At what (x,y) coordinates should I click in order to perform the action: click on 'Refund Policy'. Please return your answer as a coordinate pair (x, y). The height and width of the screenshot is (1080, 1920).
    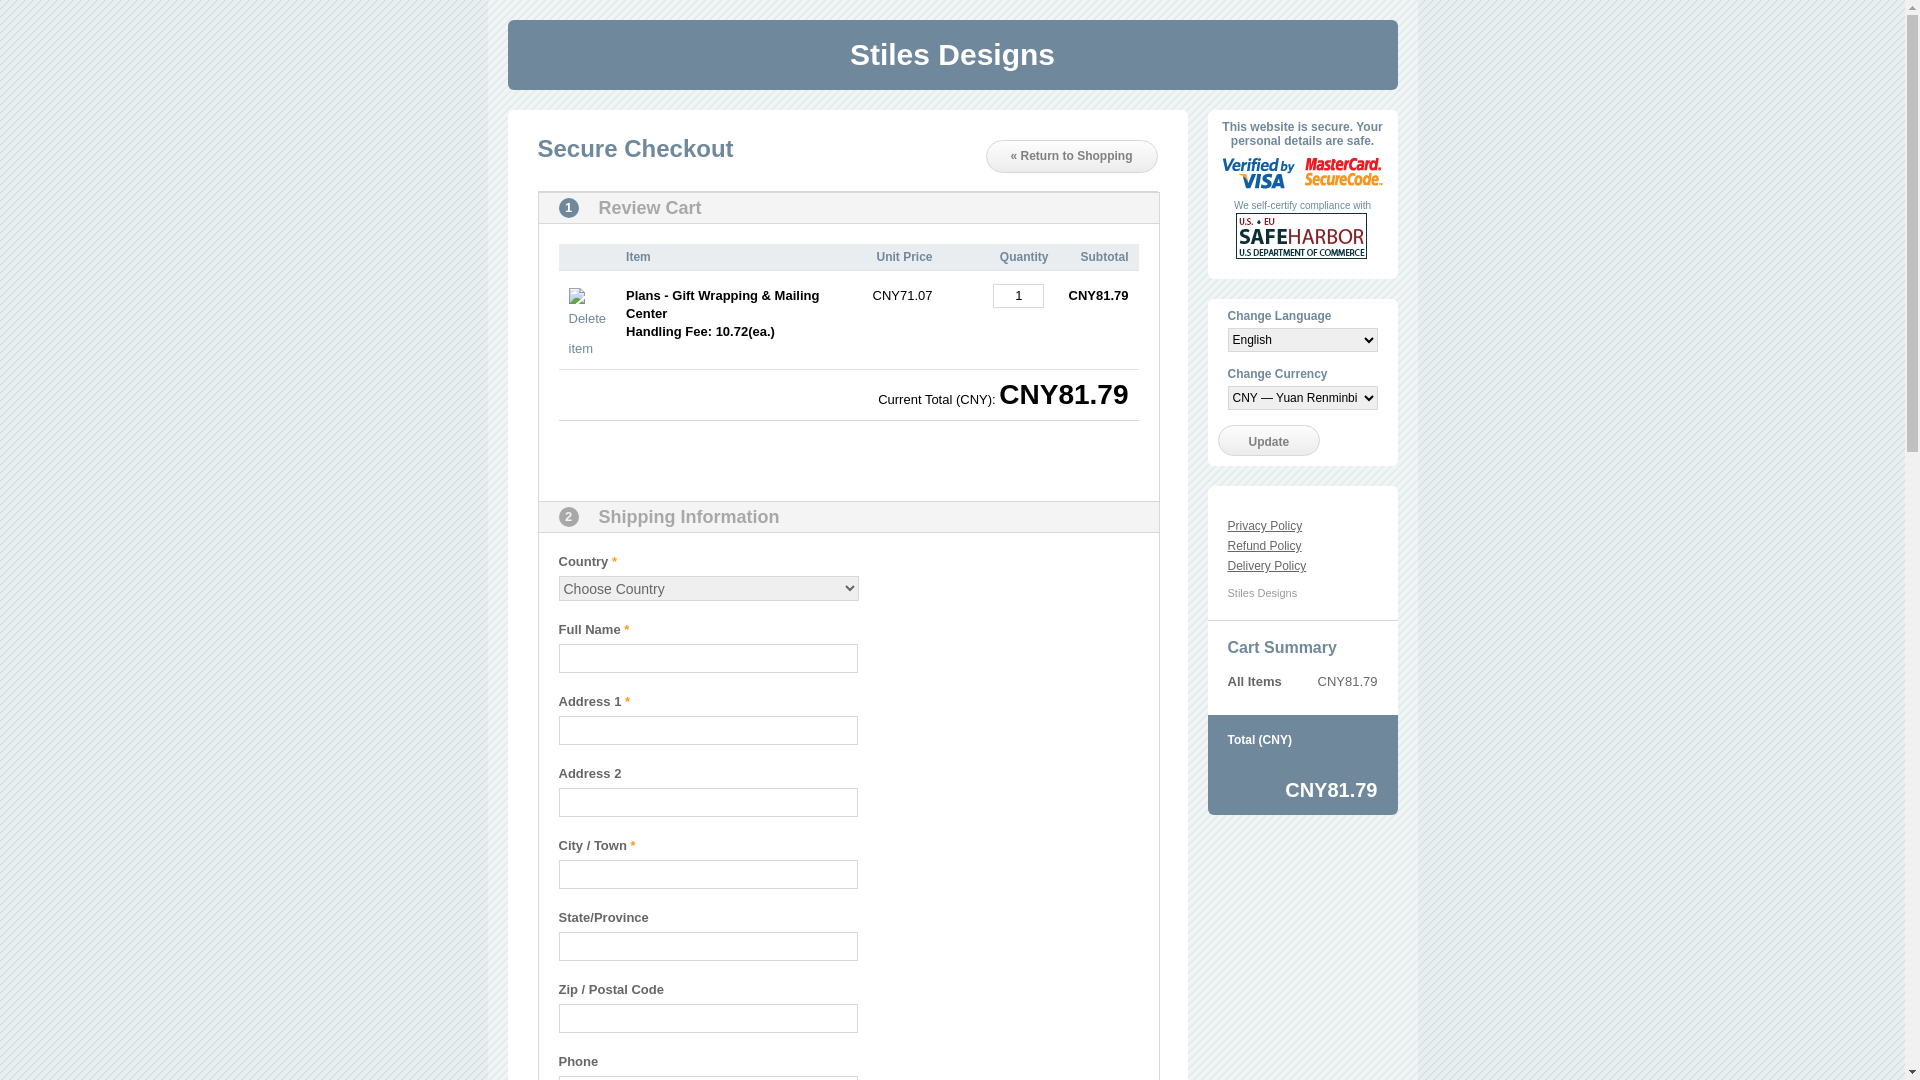
    Looking at the image, I should click on (1264, 546).